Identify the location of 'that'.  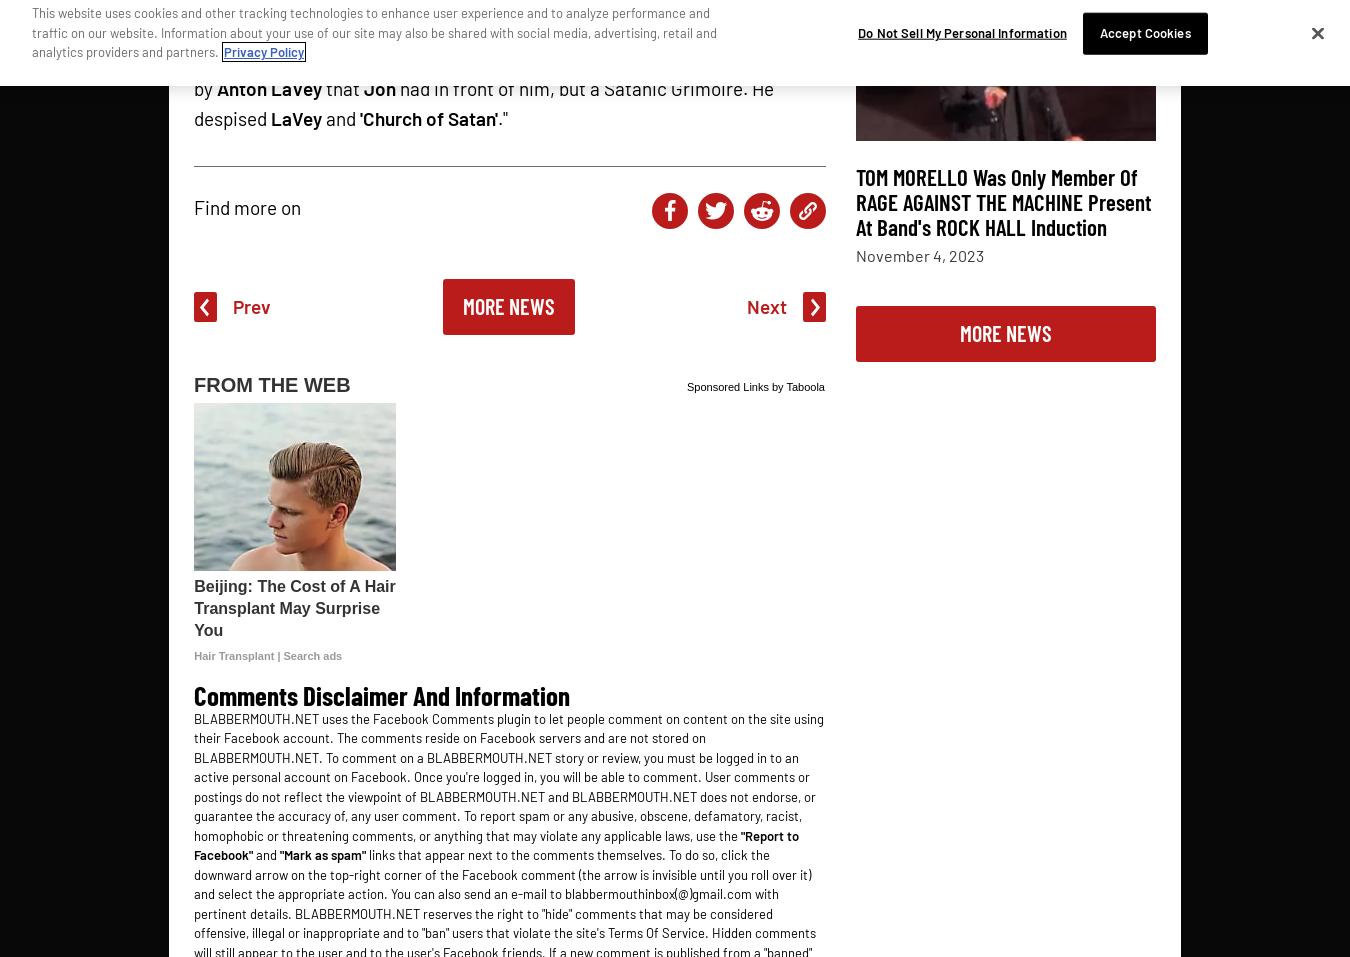
(343, 86).